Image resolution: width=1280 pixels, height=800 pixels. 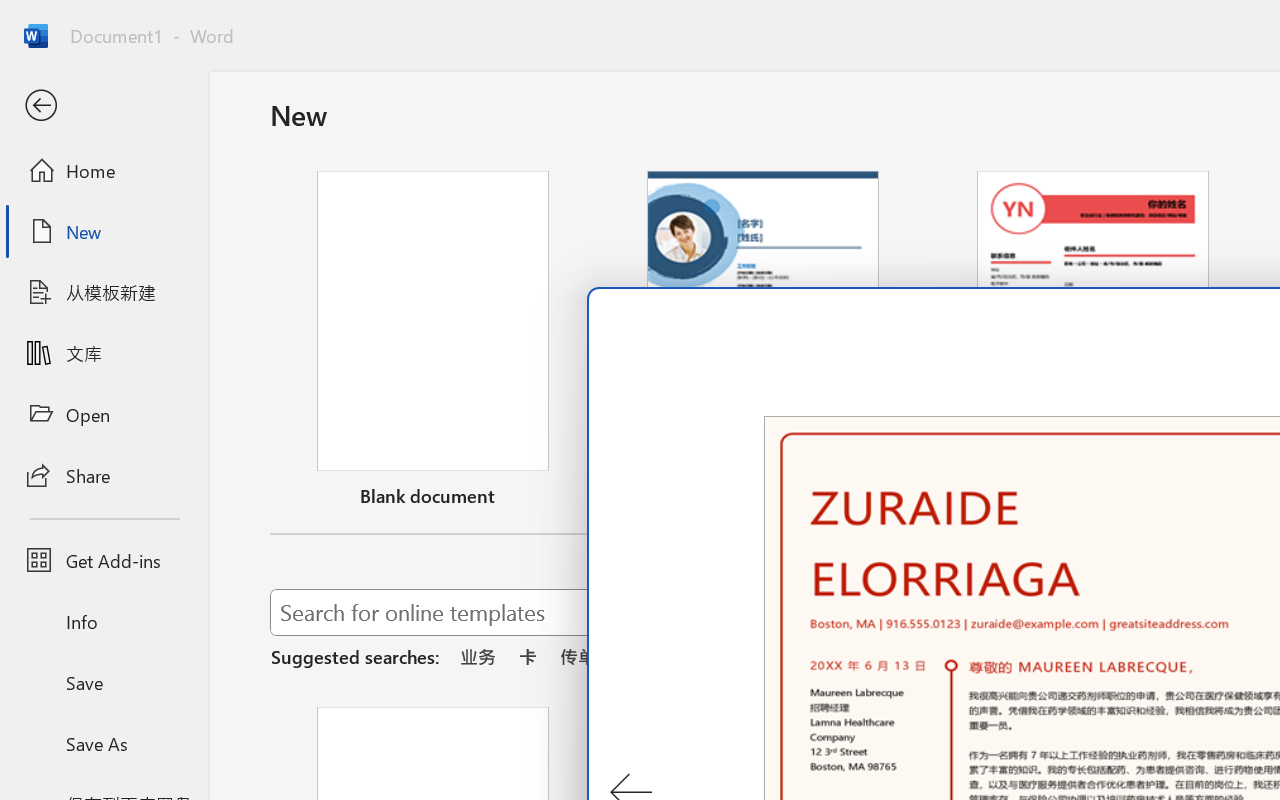 What do you see at coordinates (103, 560) in the screenshot?
I see `'Get Add-ins'` at bounding box center [103, 560].